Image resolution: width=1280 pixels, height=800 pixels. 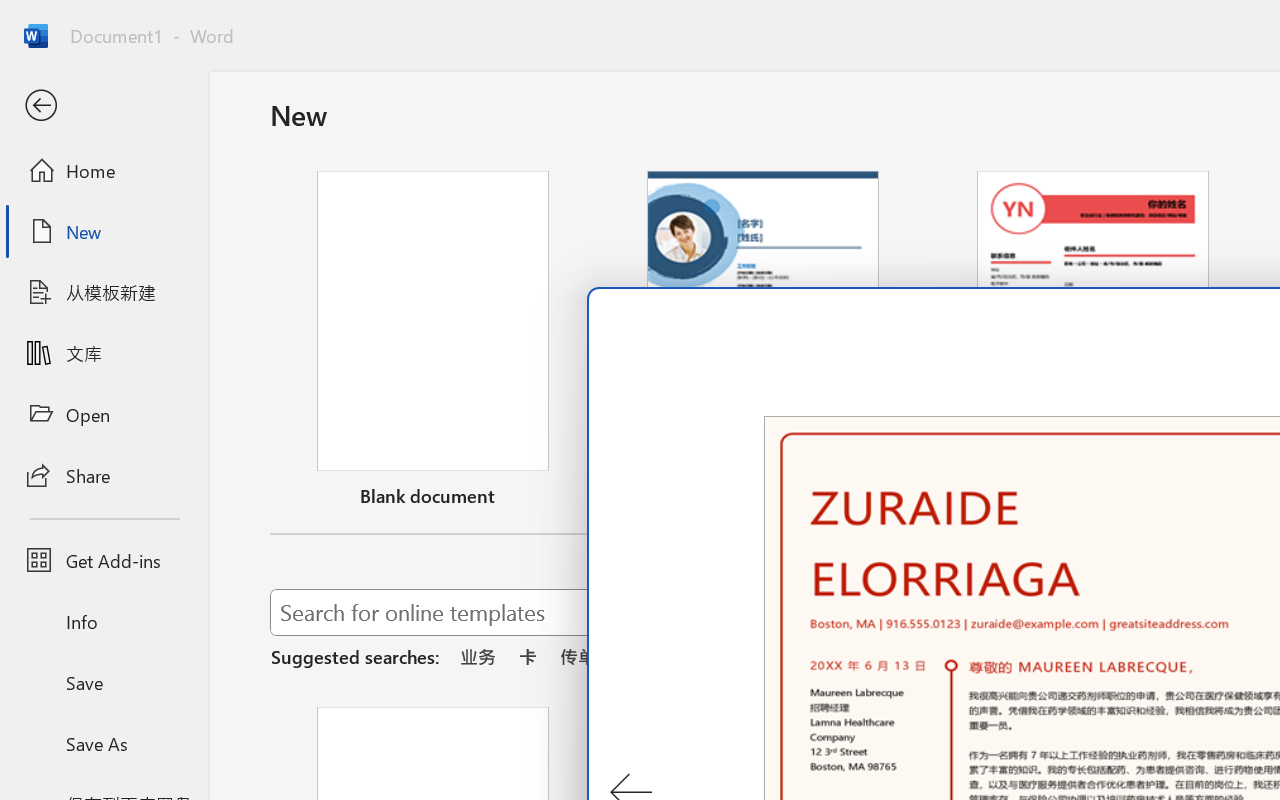 What do you see at coordinates (103, 560) in the screenshot?
I see `'Get Add-ins'` at bounding box center [103, 560].